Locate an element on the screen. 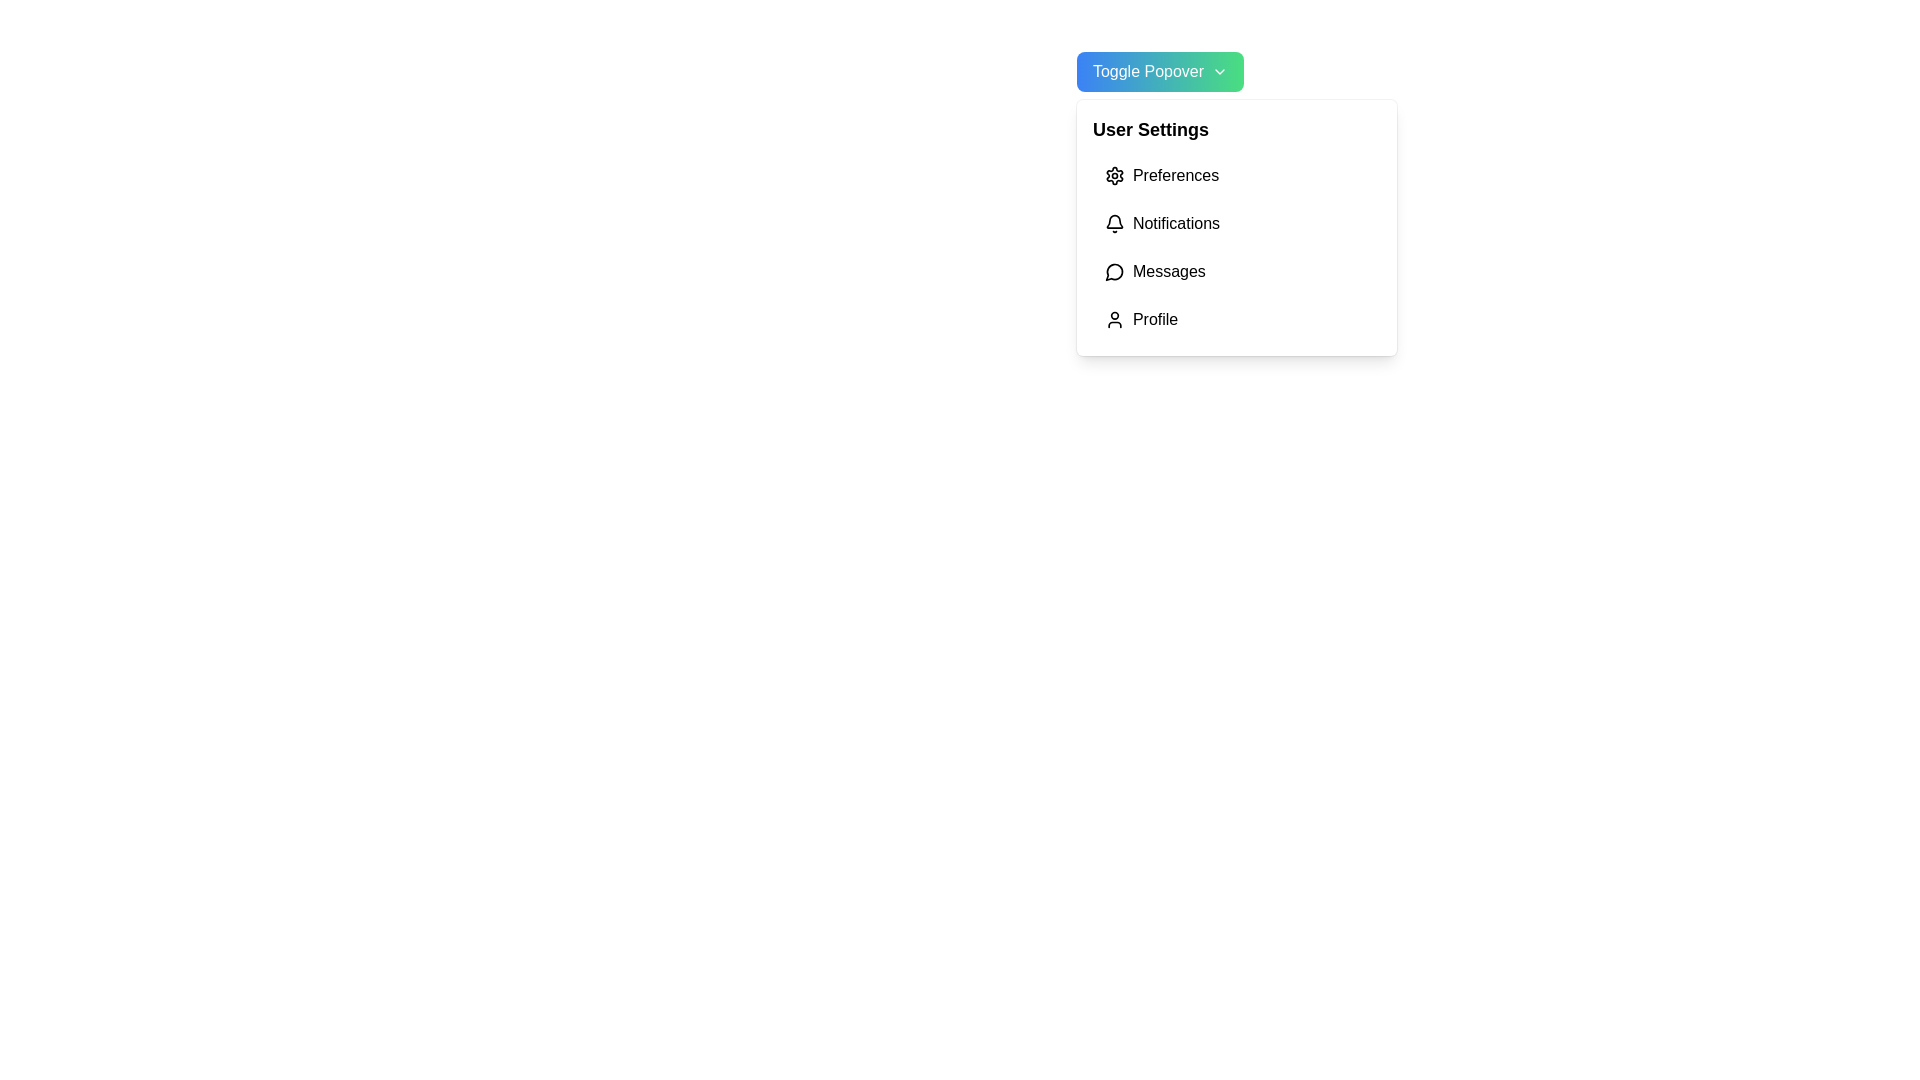 This screenshot has height=1080, width=1920. the 'Messages' icon in the 'User Settings' dropdown menu, which visually represents the messaging functionality is located at coordinates (1113, 272).